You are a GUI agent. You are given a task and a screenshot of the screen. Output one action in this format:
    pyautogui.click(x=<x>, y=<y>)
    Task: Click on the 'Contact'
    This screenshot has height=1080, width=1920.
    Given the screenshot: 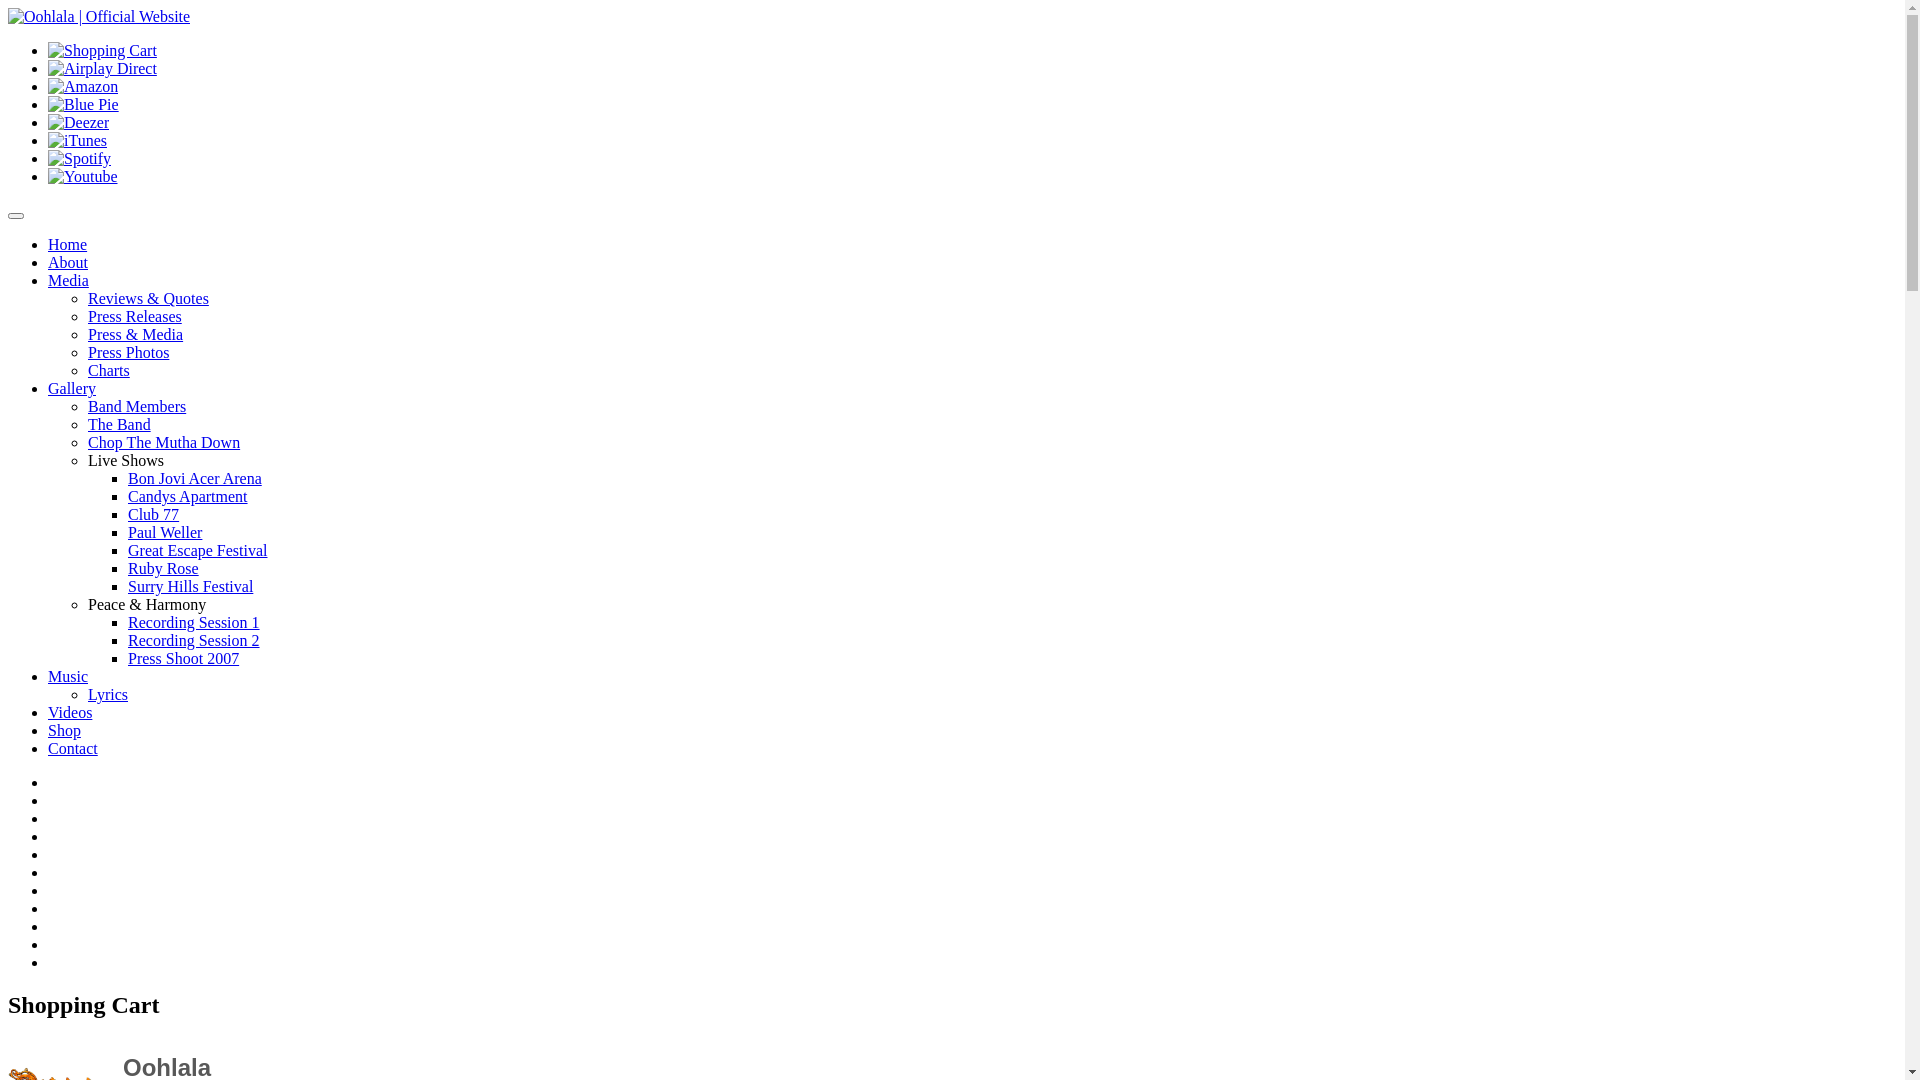 What is the action you would take?
    pyautogui.click(x=72, y=748)
    